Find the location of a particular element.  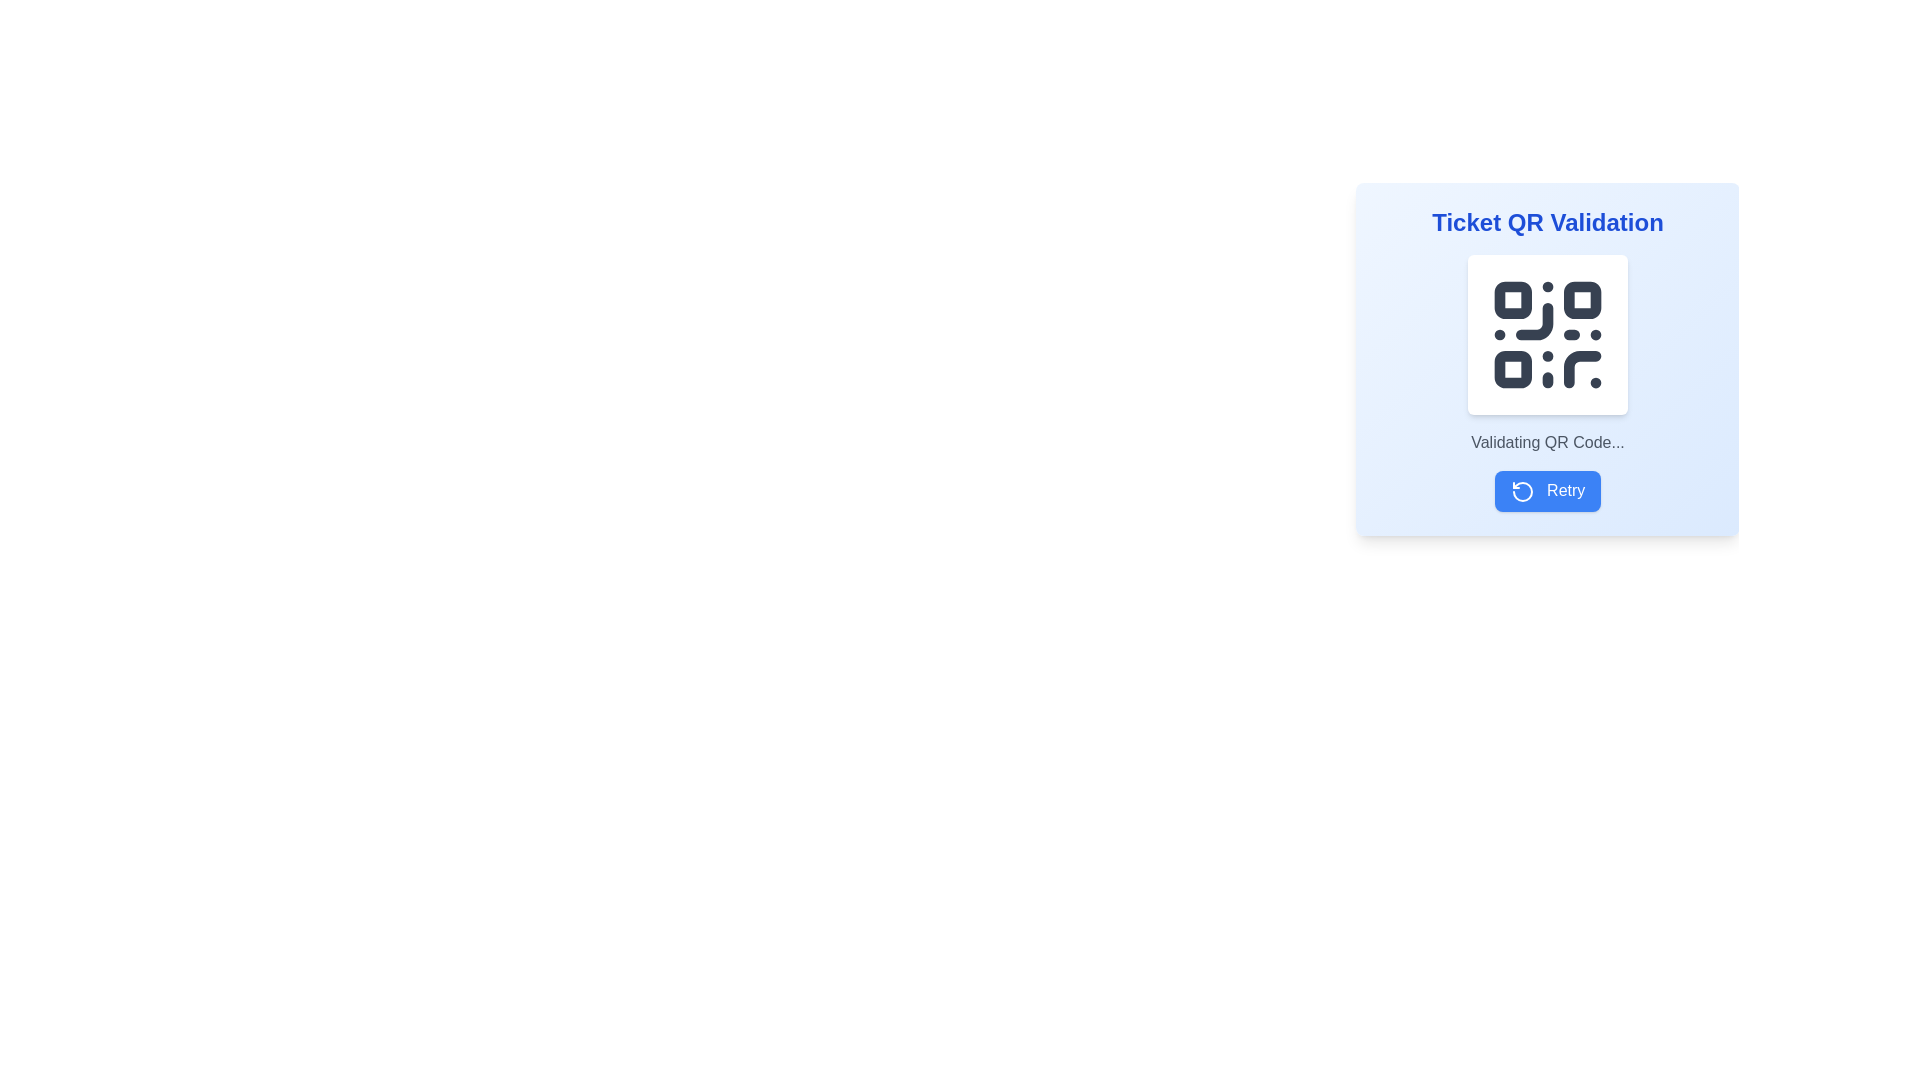

the QR code graphic element, which is styled in dark gray on a white background within a card layout under the header 'Ticket QR Validation' is located at coordinates (1547, 334).